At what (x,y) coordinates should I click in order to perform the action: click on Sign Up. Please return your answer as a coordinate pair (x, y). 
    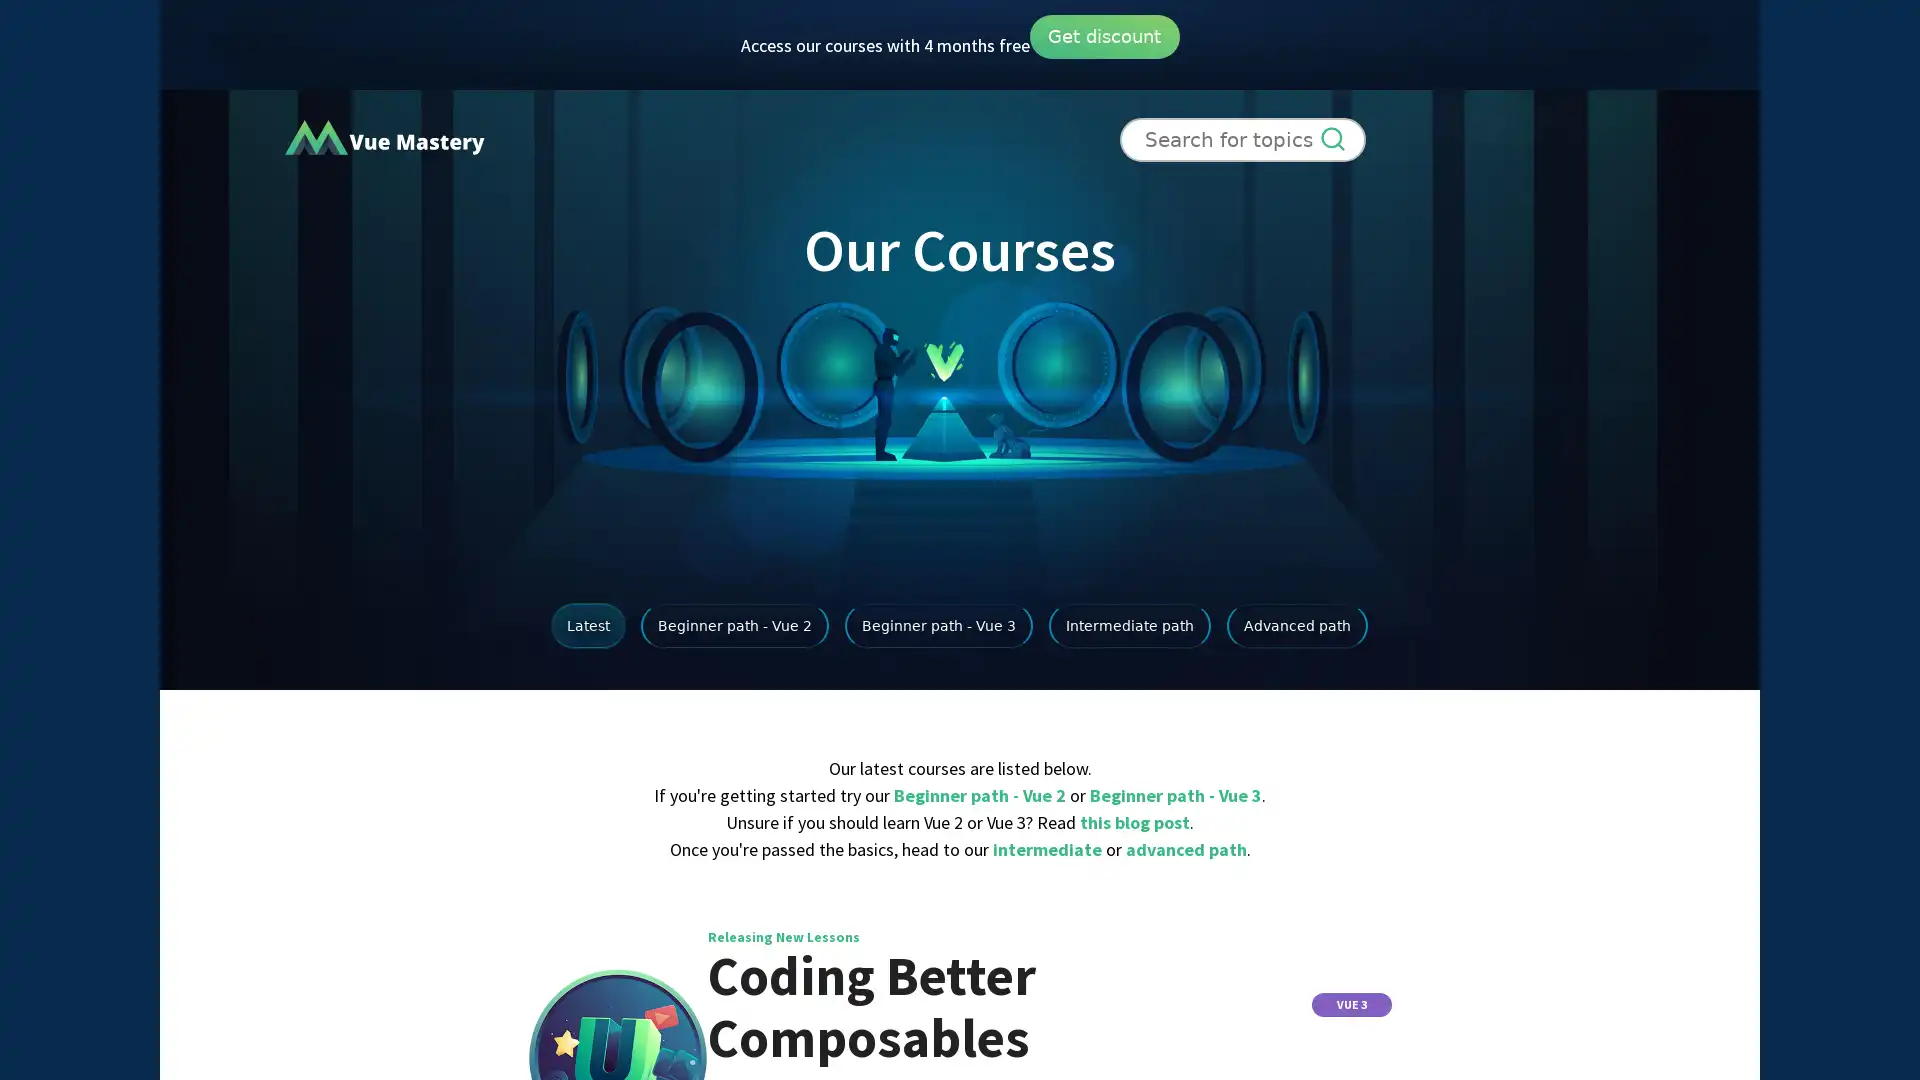
    Looking at the image, I should click on (1444, 138).